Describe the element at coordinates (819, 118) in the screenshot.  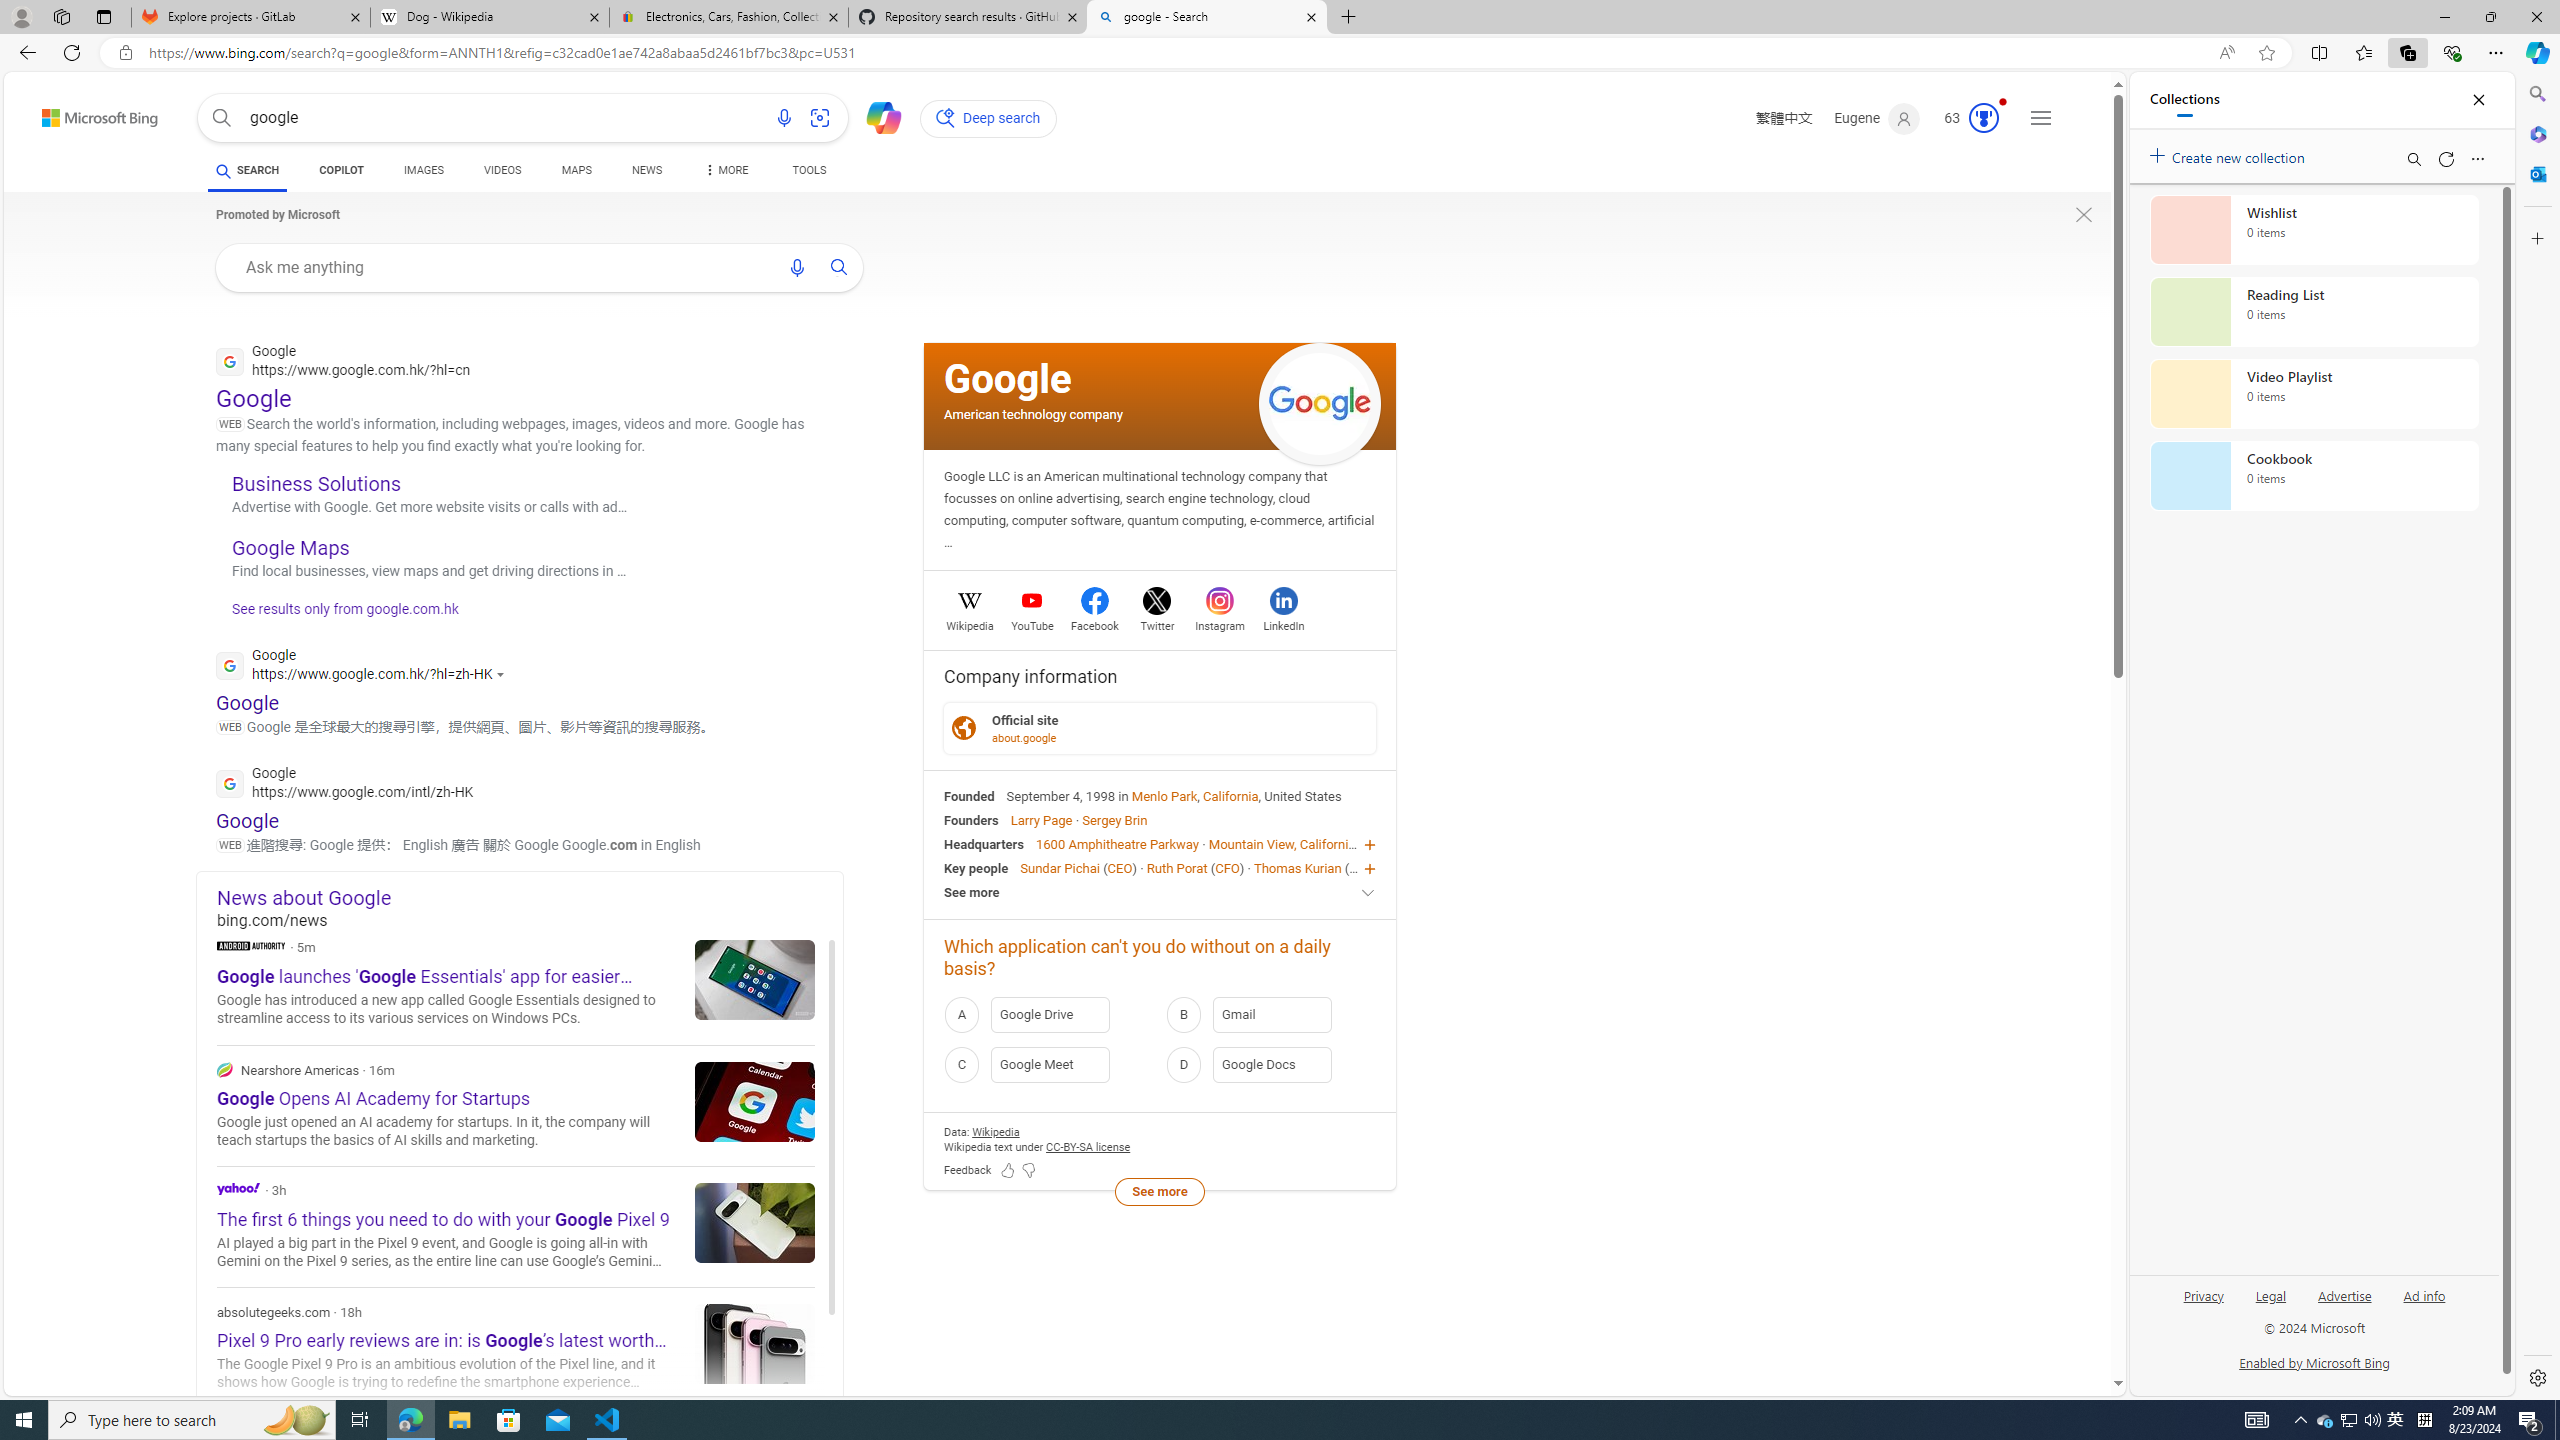
I see `'Search using an image'` at that location.